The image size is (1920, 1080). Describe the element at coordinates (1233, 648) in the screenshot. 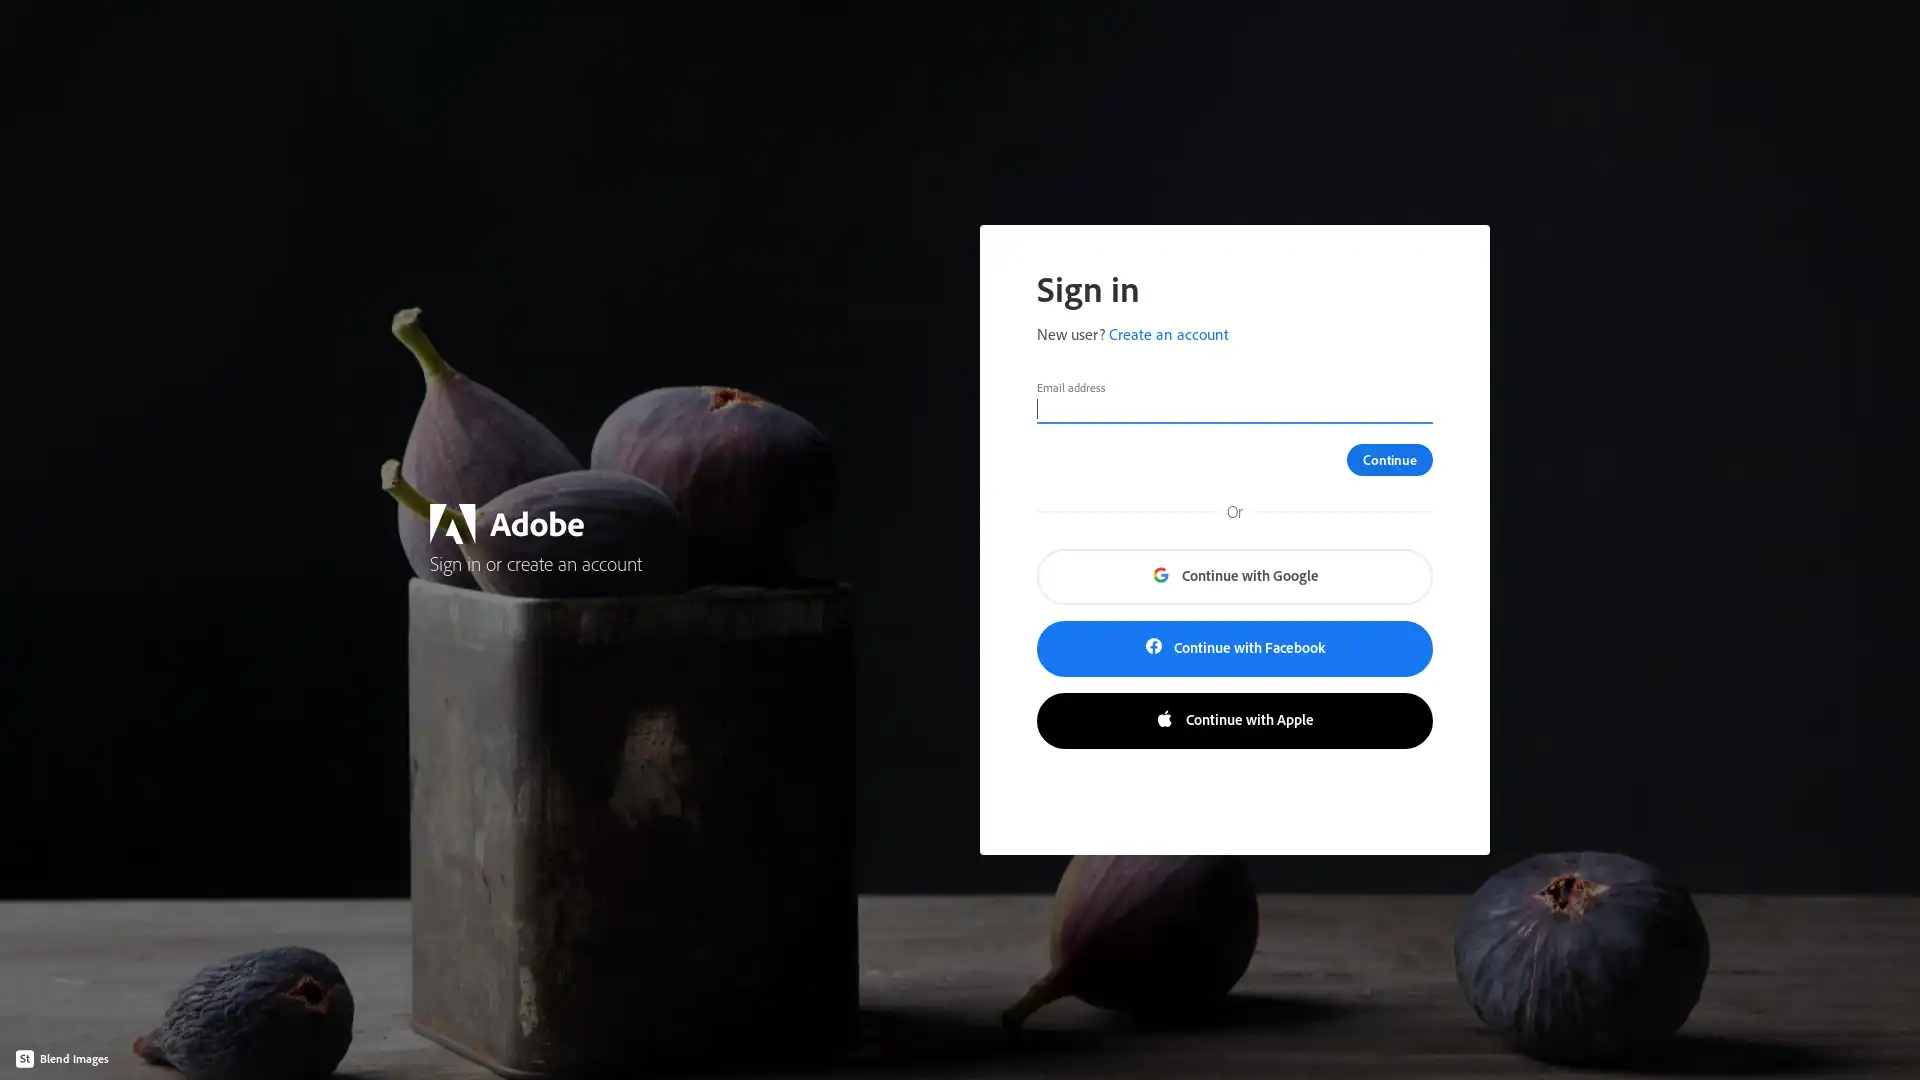

I see `Facebook social Continue with Facebook` at that location.